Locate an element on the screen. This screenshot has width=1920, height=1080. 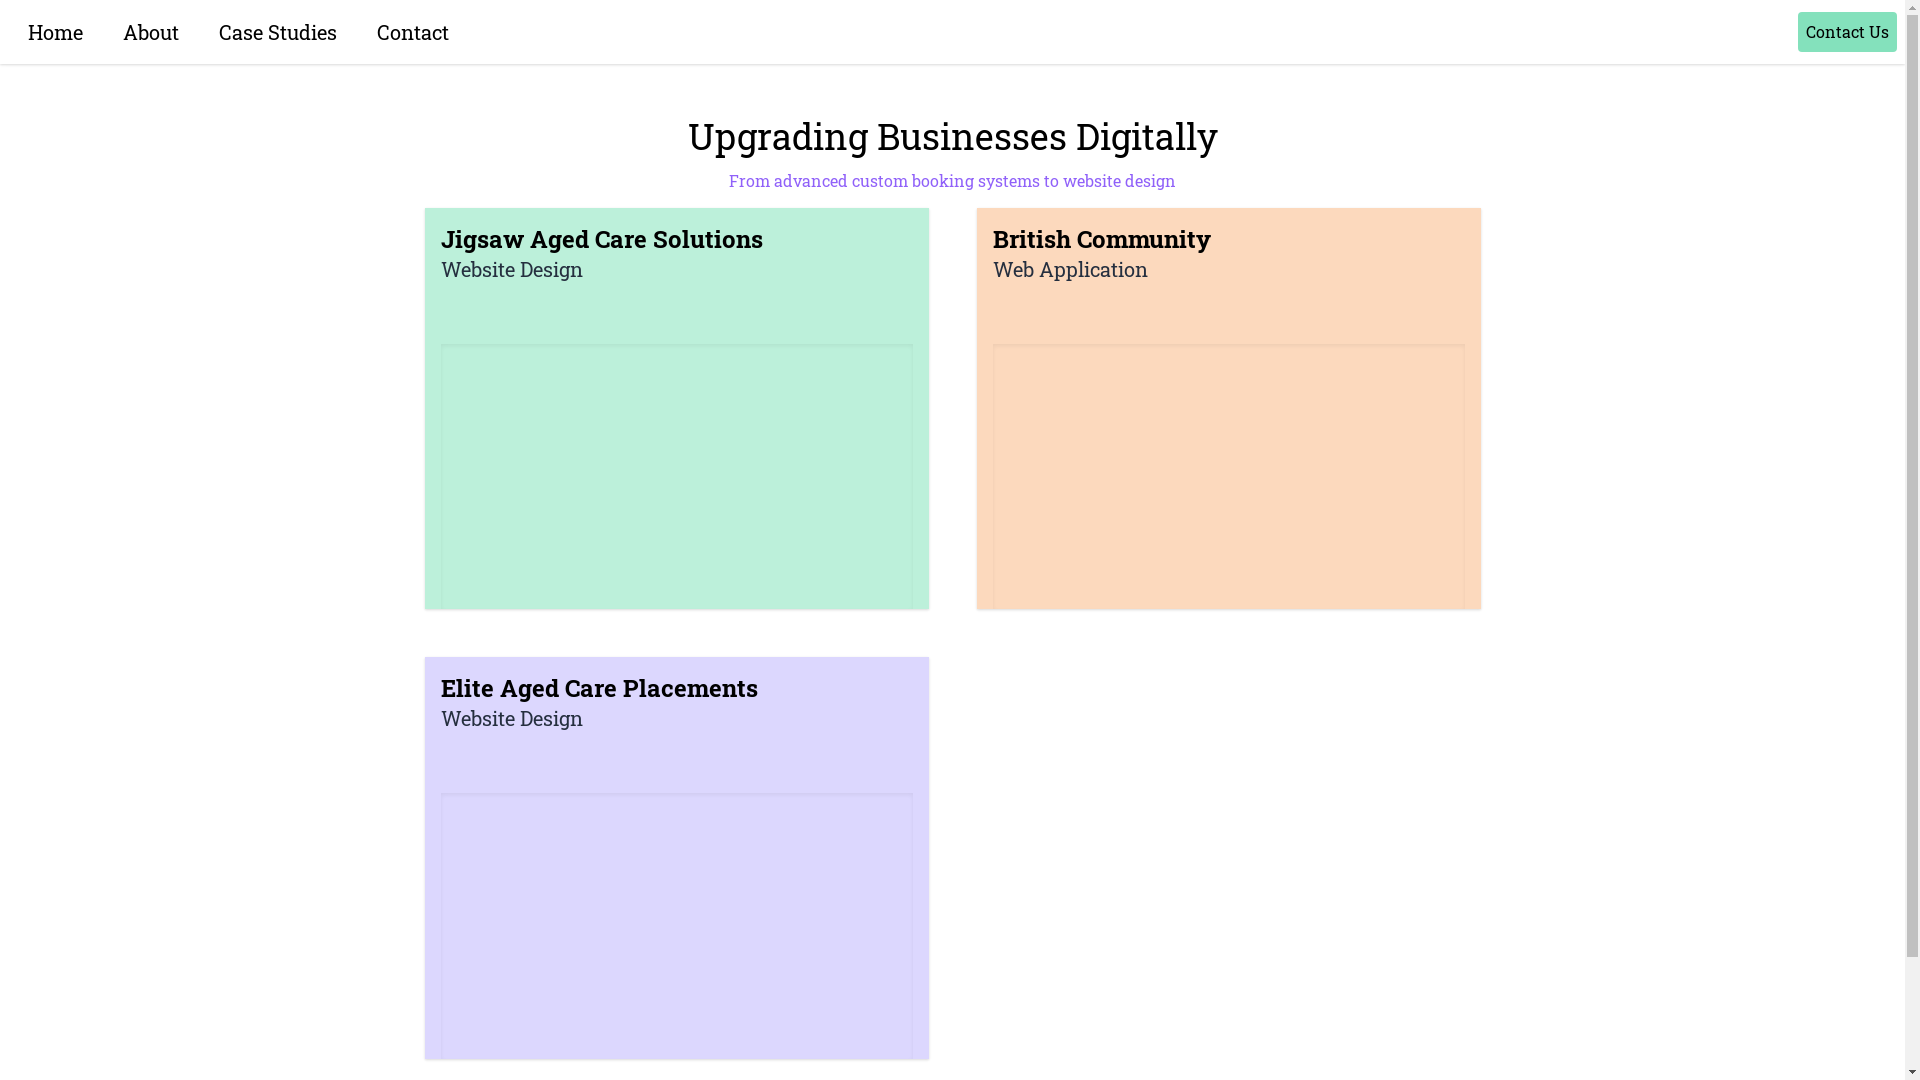
'About' is located at coordinates (149, 31).